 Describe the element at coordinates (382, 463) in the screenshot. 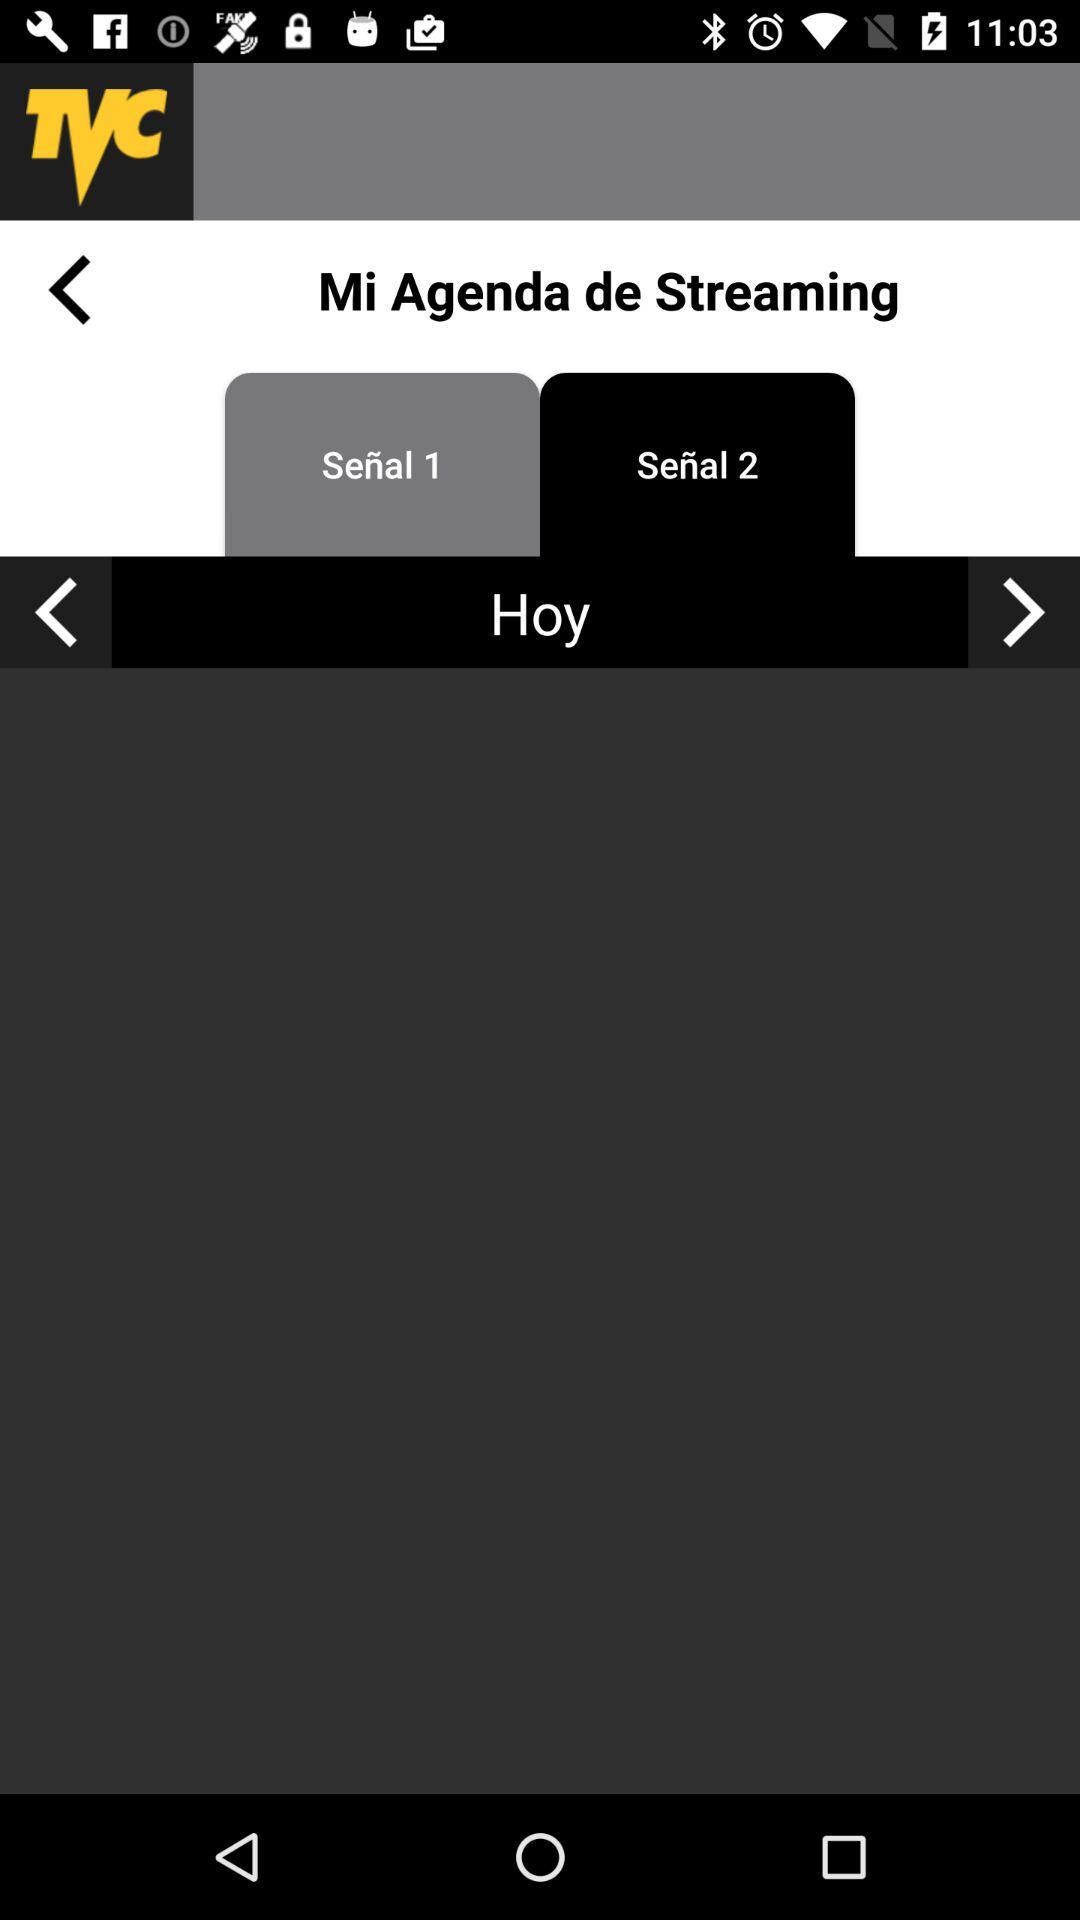

I see `item above the hoy app` at that location.